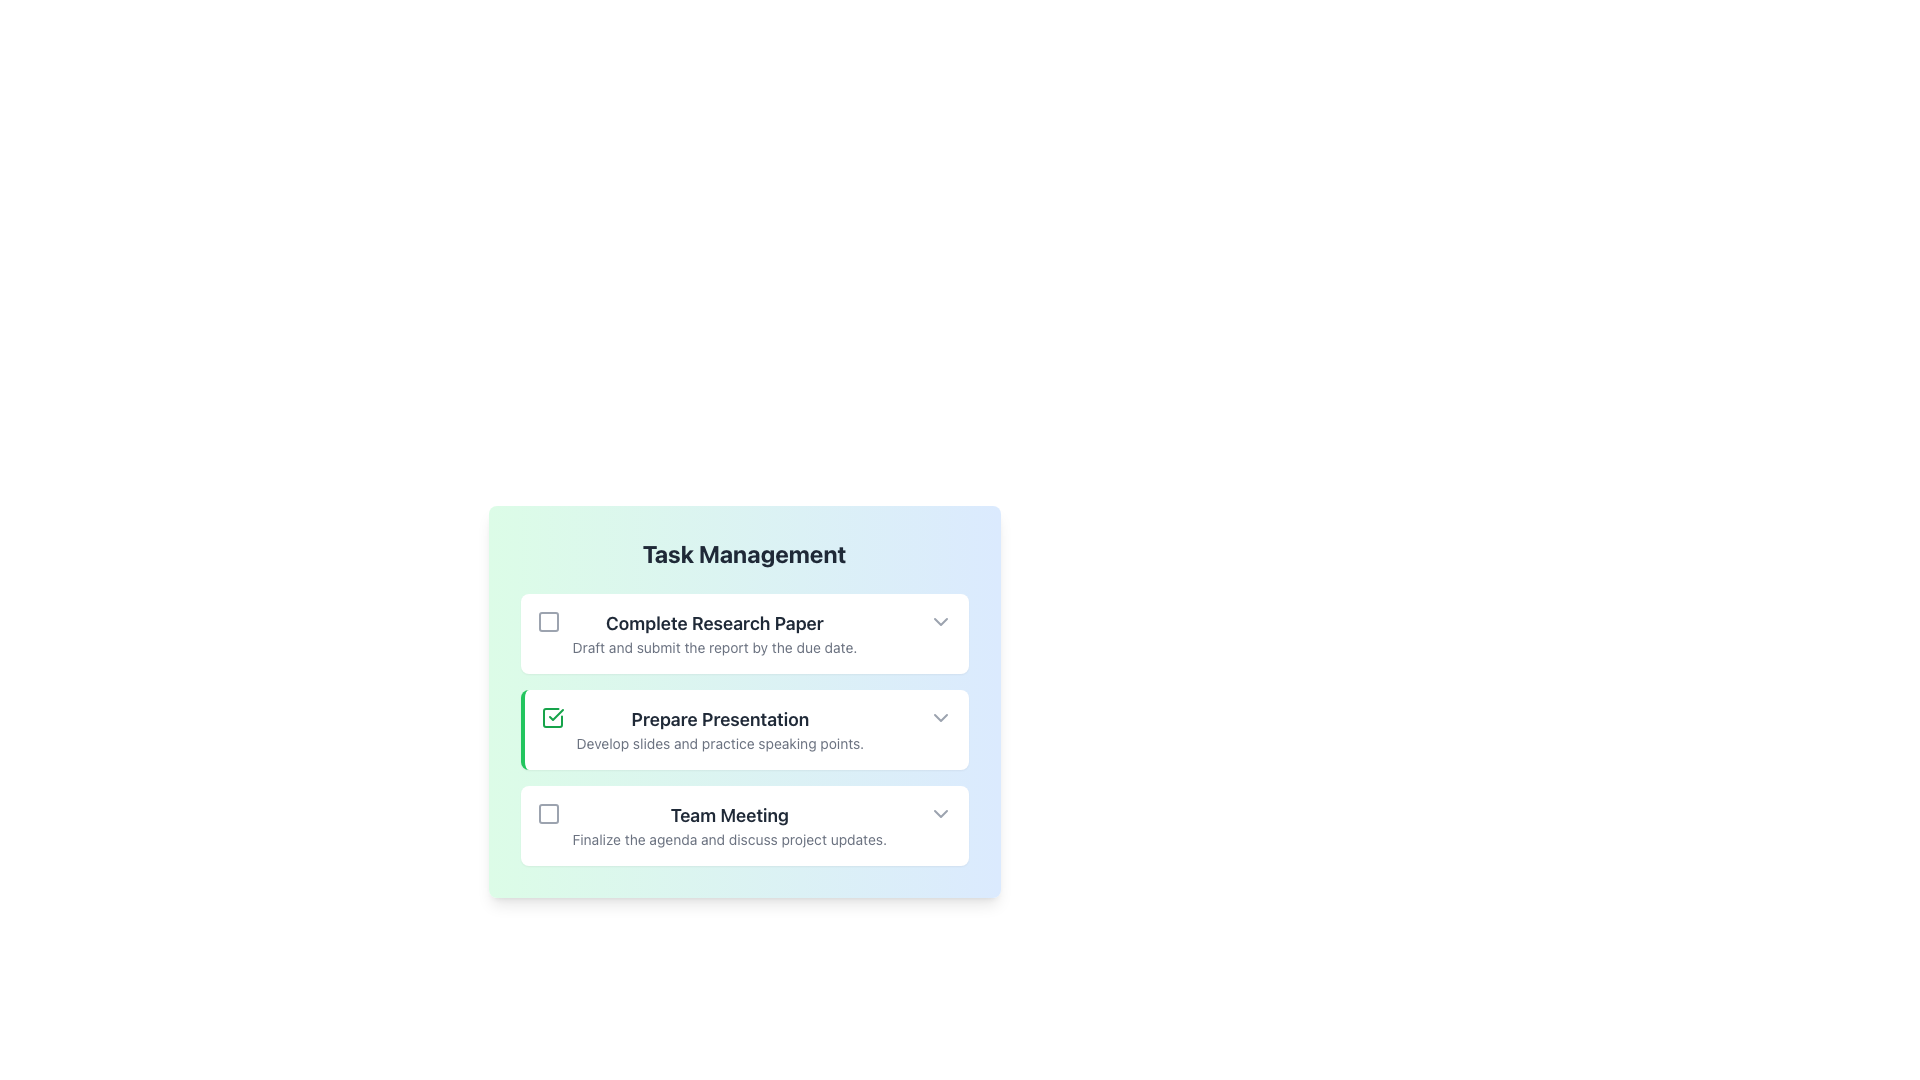 The image size is (1920, 1080). I want to click on the green, outlined square checkbox with a checkmark located to the left of the 'Prepare Presentation' task title, so click(552, 716).